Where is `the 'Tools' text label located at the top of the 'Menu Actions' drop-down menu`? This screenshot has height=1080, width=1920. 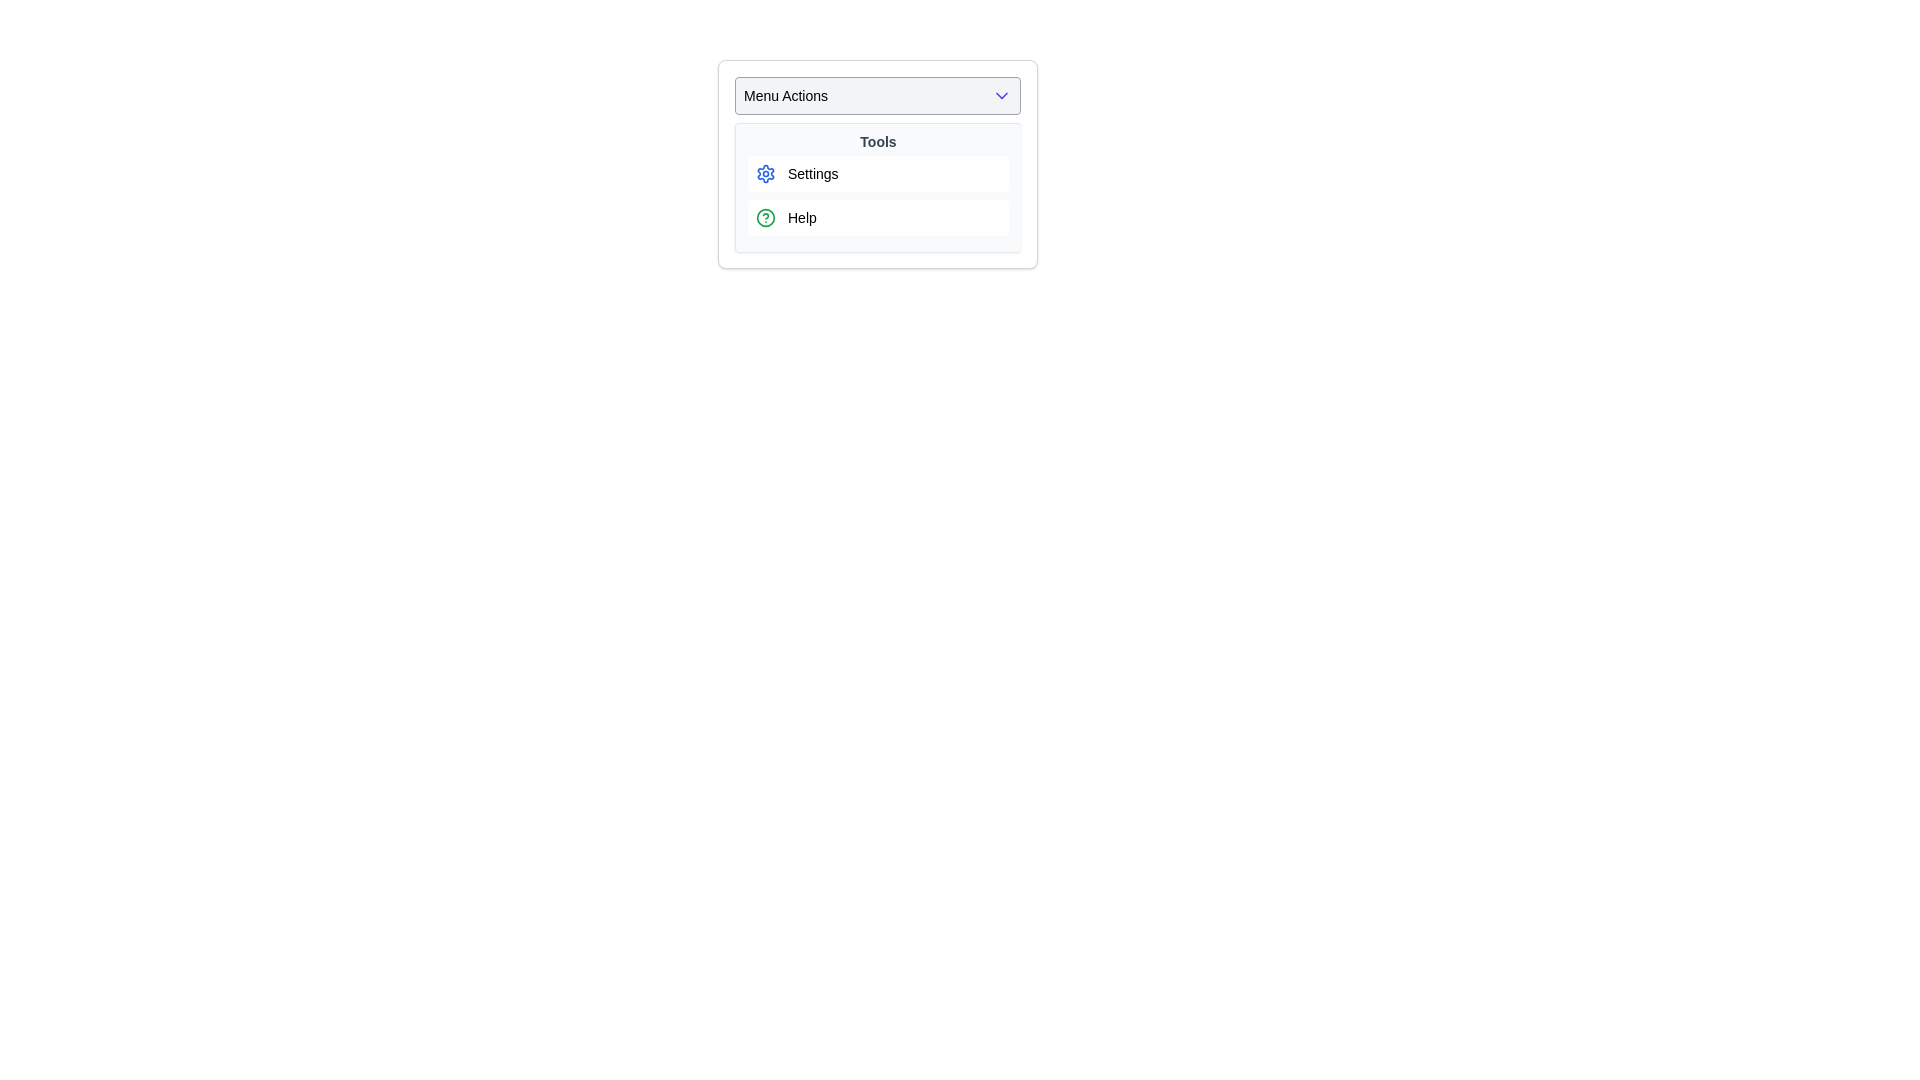
the 'Tools' text label located at the top of the 'Menu Actions' drop-down menu is located at coordinates (878, 141).